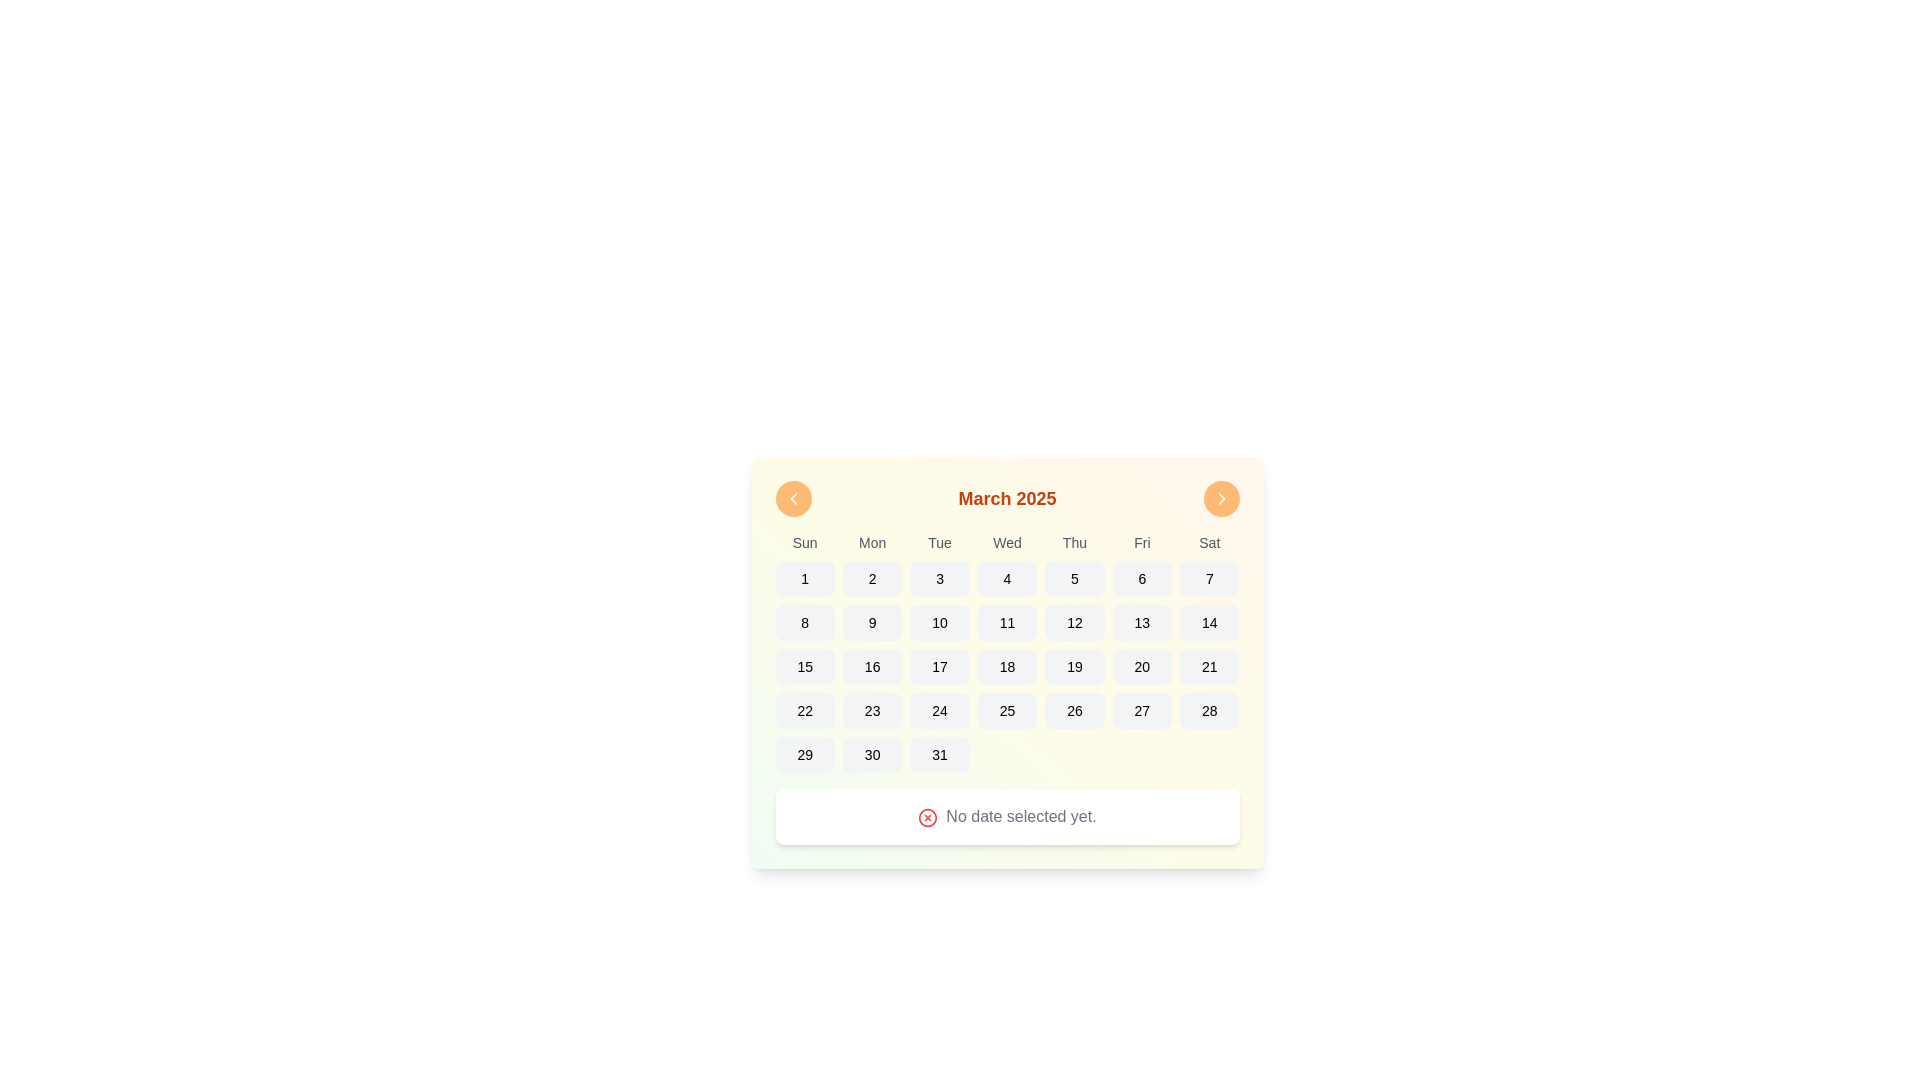 This screenshot has width=1920, height=1080. What do you see at coordinates (939, 755) in the screenshot?
I see `the button representing the day '31'` at bounding box center [939, 755].